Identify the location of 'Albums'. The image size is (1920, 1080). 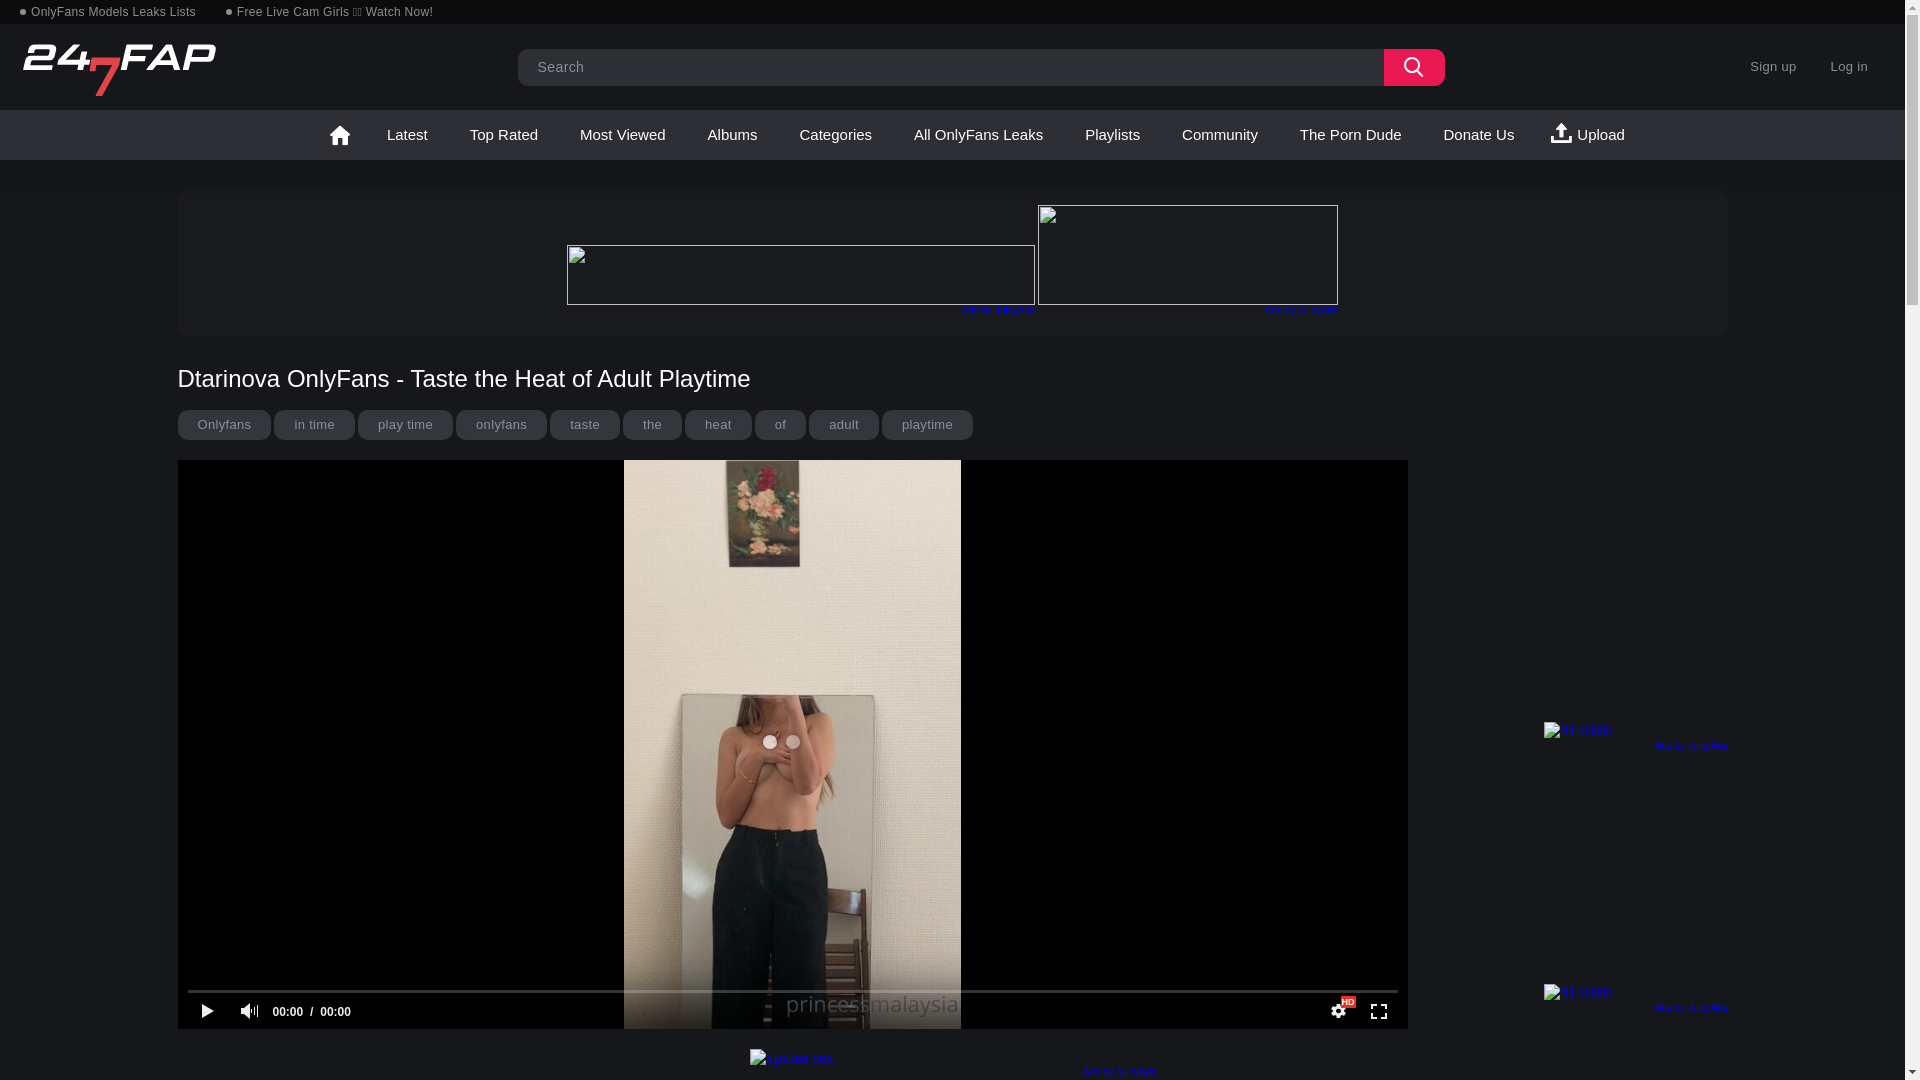
(732, 135).